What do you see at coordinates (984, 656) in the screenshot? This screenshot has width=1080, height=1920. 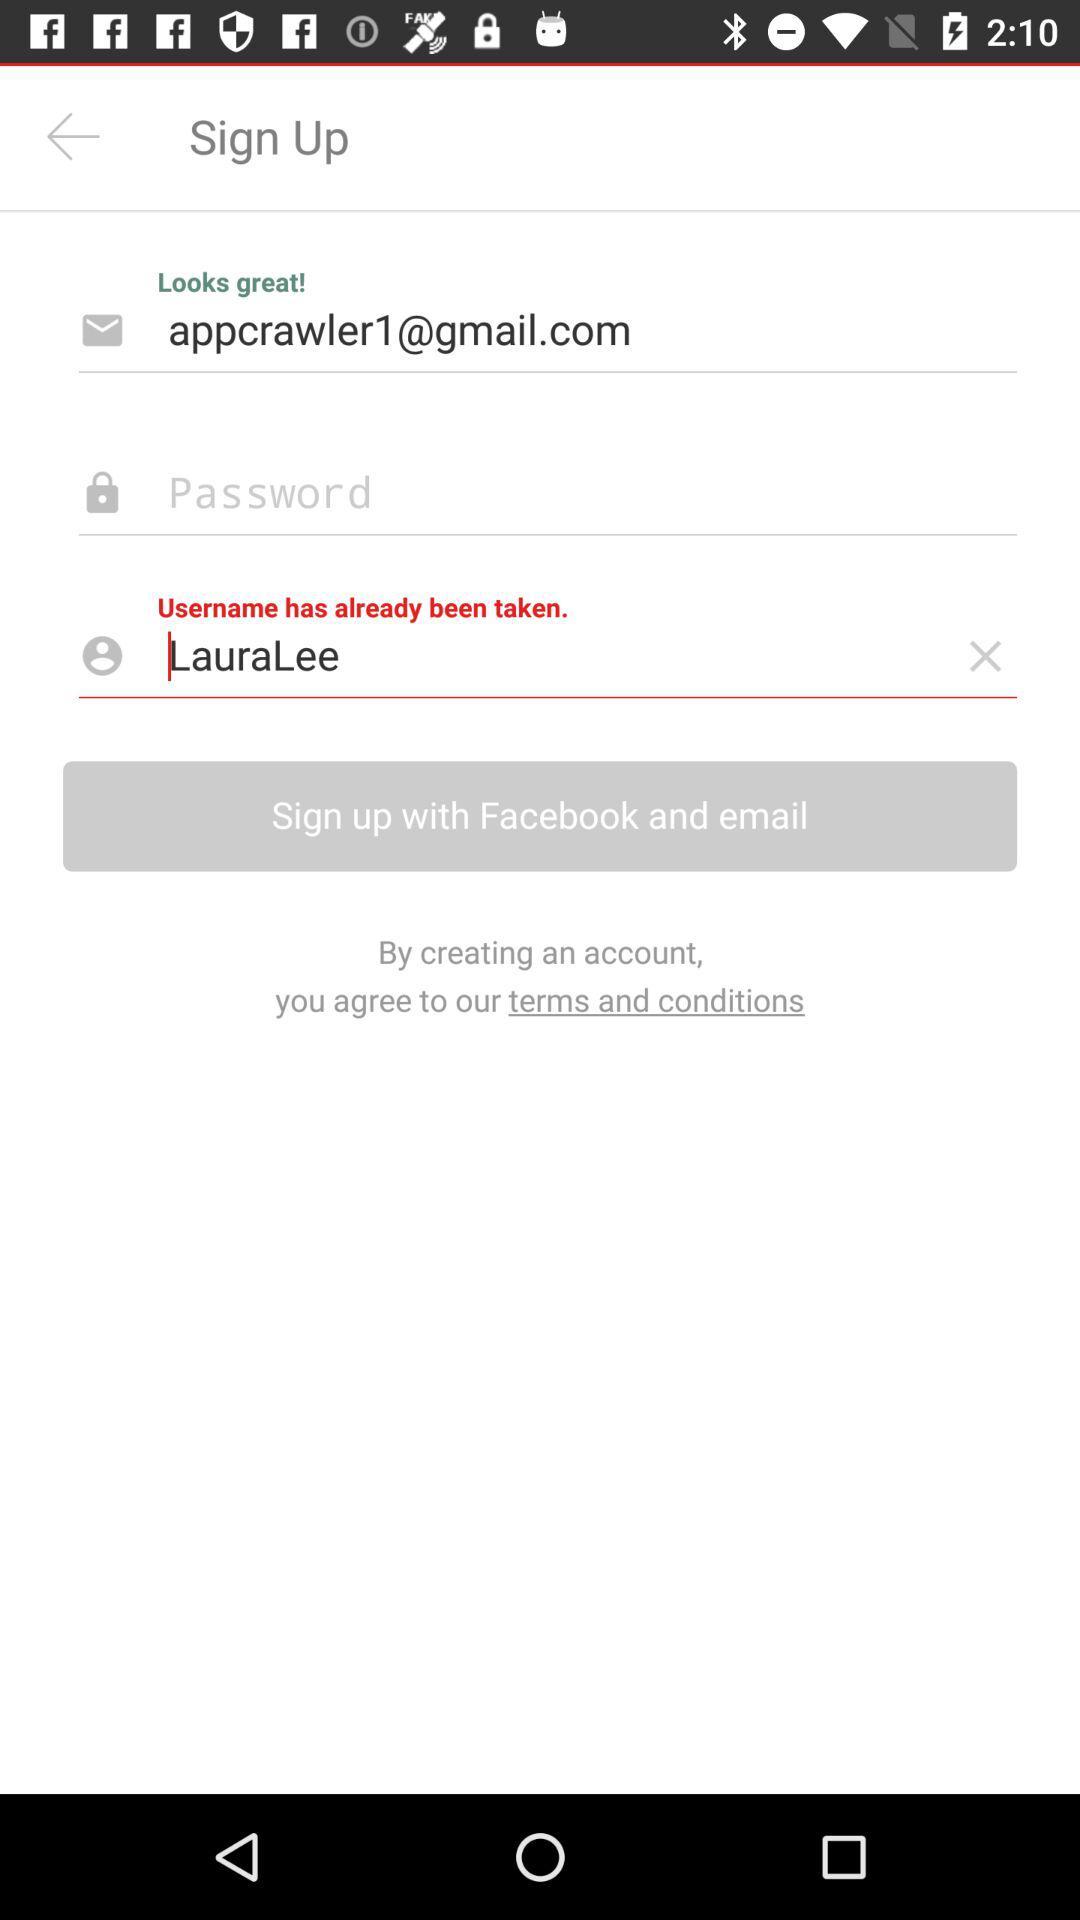 I see `usename has already beed taken` at bounding box center [984, 656].